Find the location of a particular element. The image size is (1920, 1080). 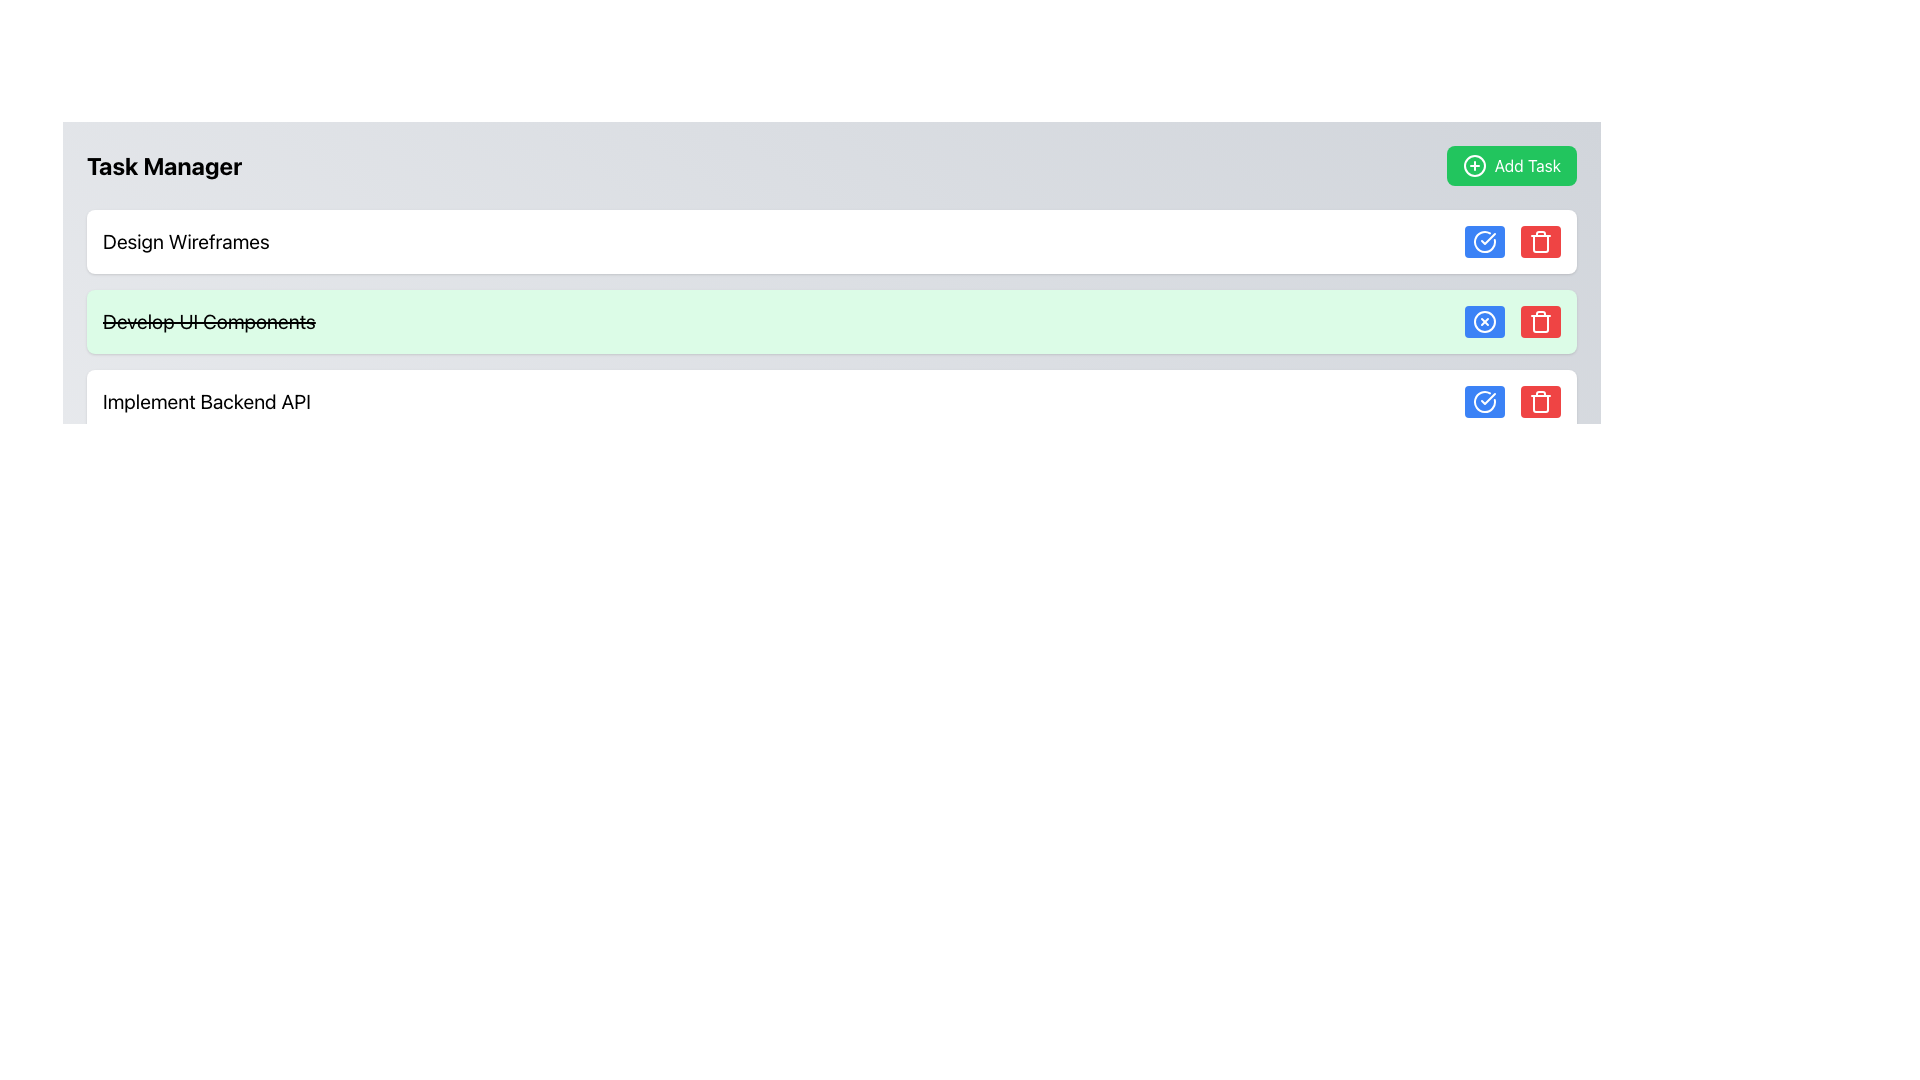

the interactive button in the top-right corner of the interface is located at coordinates (1511, 164).